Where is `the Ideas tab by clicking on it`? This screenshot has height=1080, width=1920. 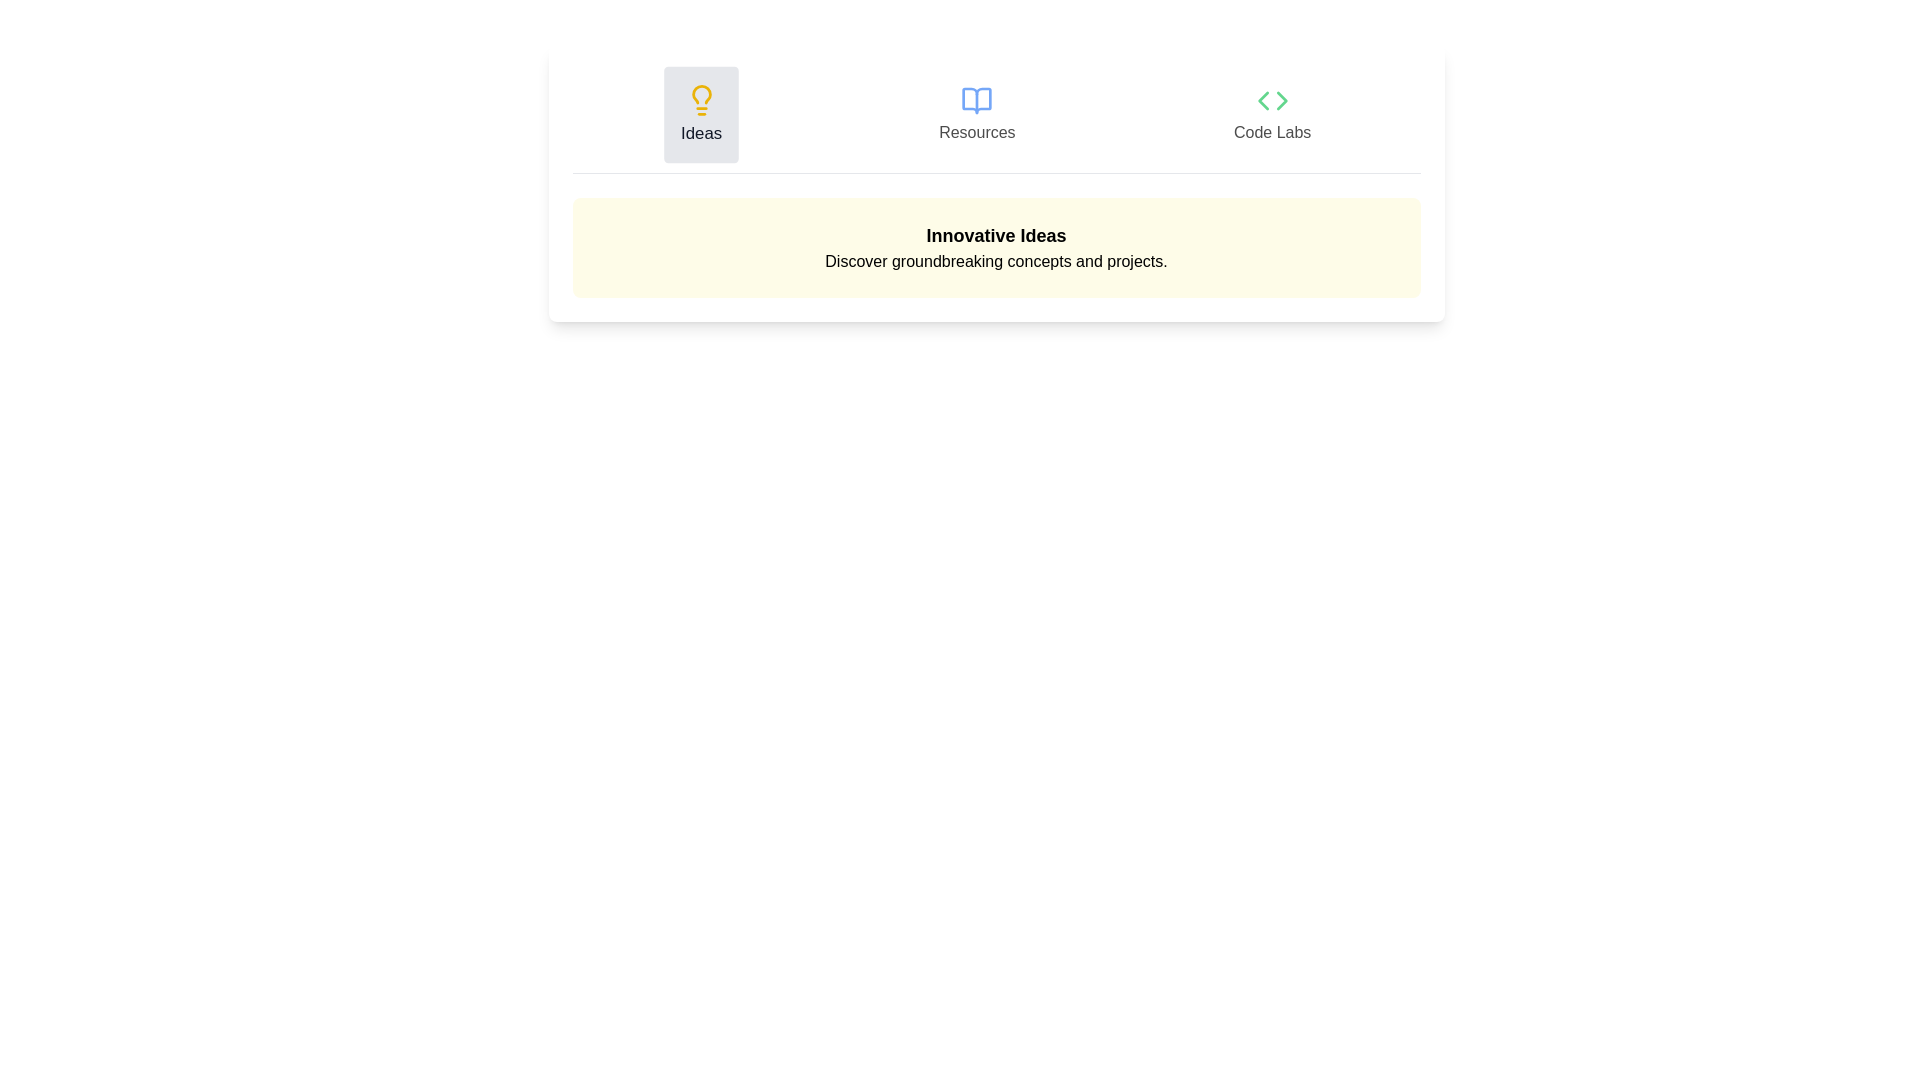
the Ideas tab by clicking on it is located at coordinates (700, 115).